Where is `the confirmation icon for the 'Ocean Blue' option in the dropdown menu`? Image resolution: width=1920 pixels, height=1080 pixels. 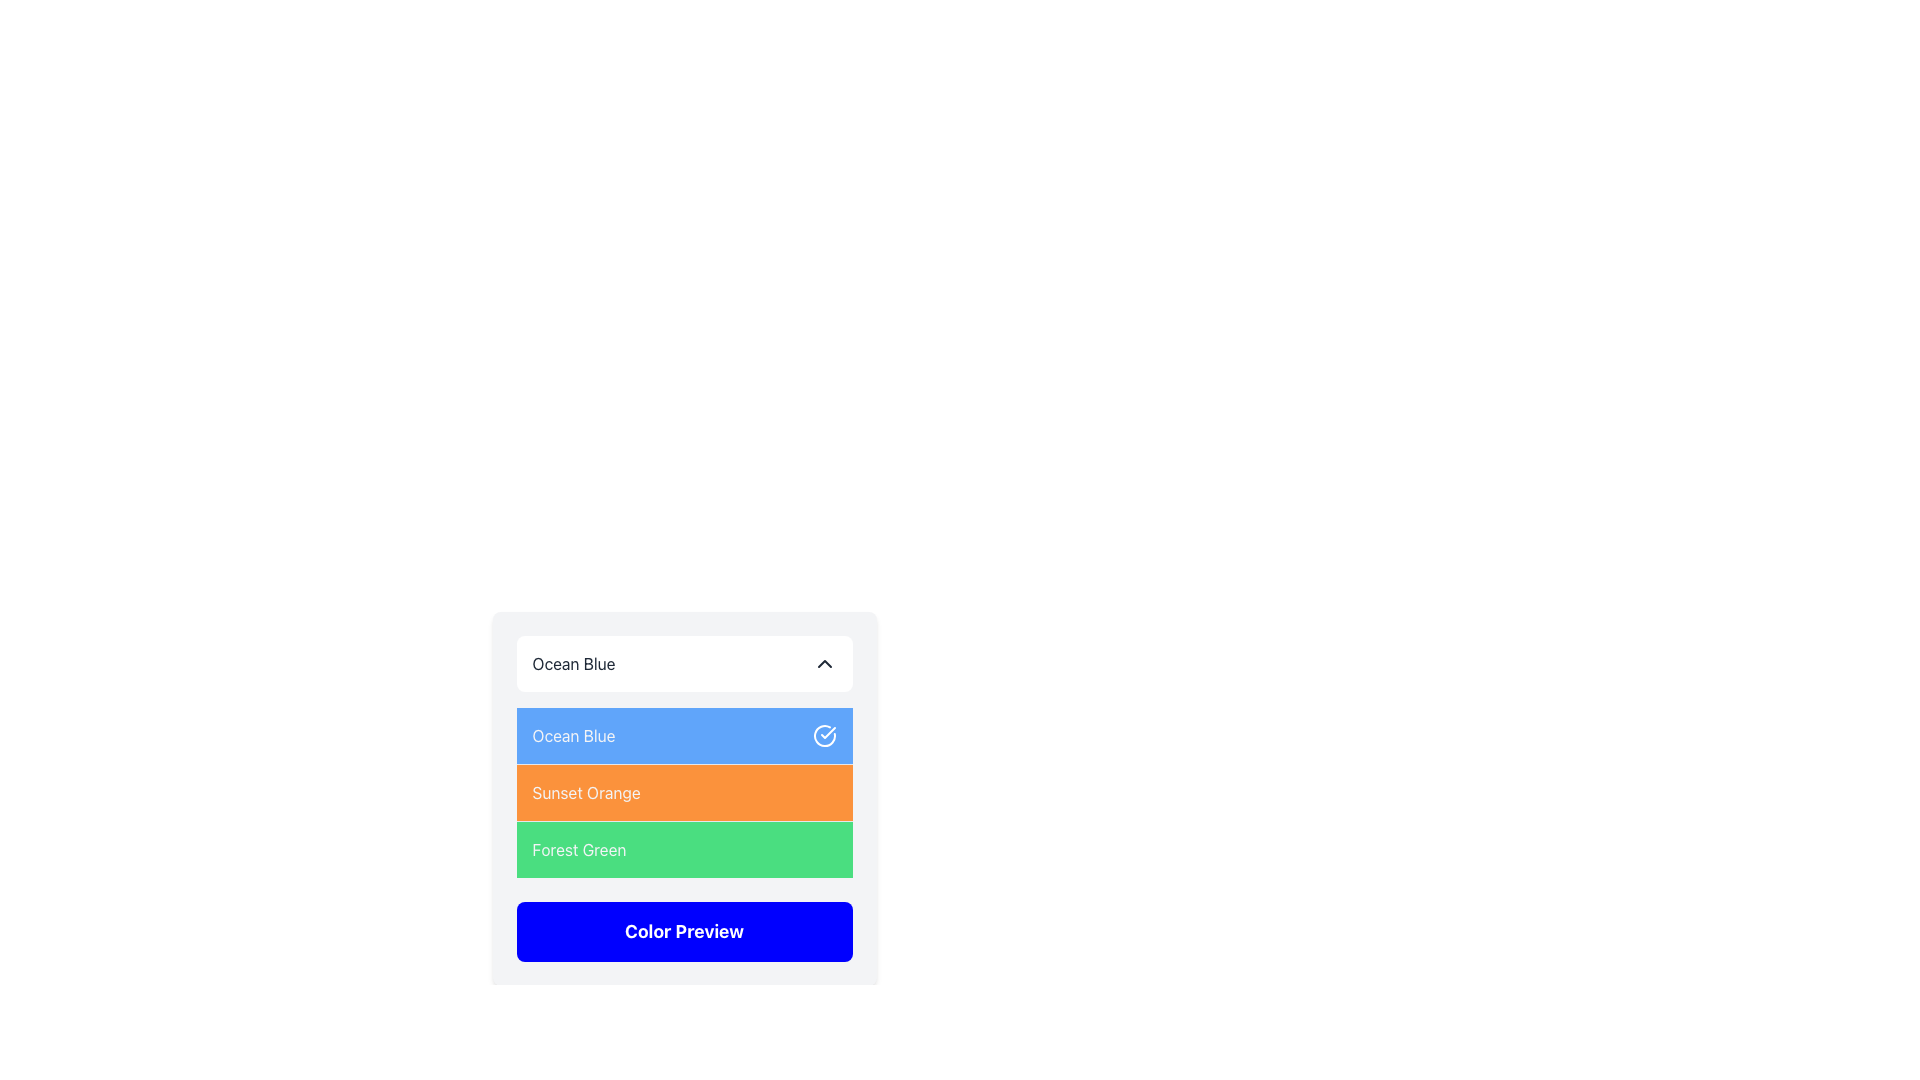 the confirmation icon for the 'Ocean Blue' option in the dropdown menu is located at coordinates (824, 736).